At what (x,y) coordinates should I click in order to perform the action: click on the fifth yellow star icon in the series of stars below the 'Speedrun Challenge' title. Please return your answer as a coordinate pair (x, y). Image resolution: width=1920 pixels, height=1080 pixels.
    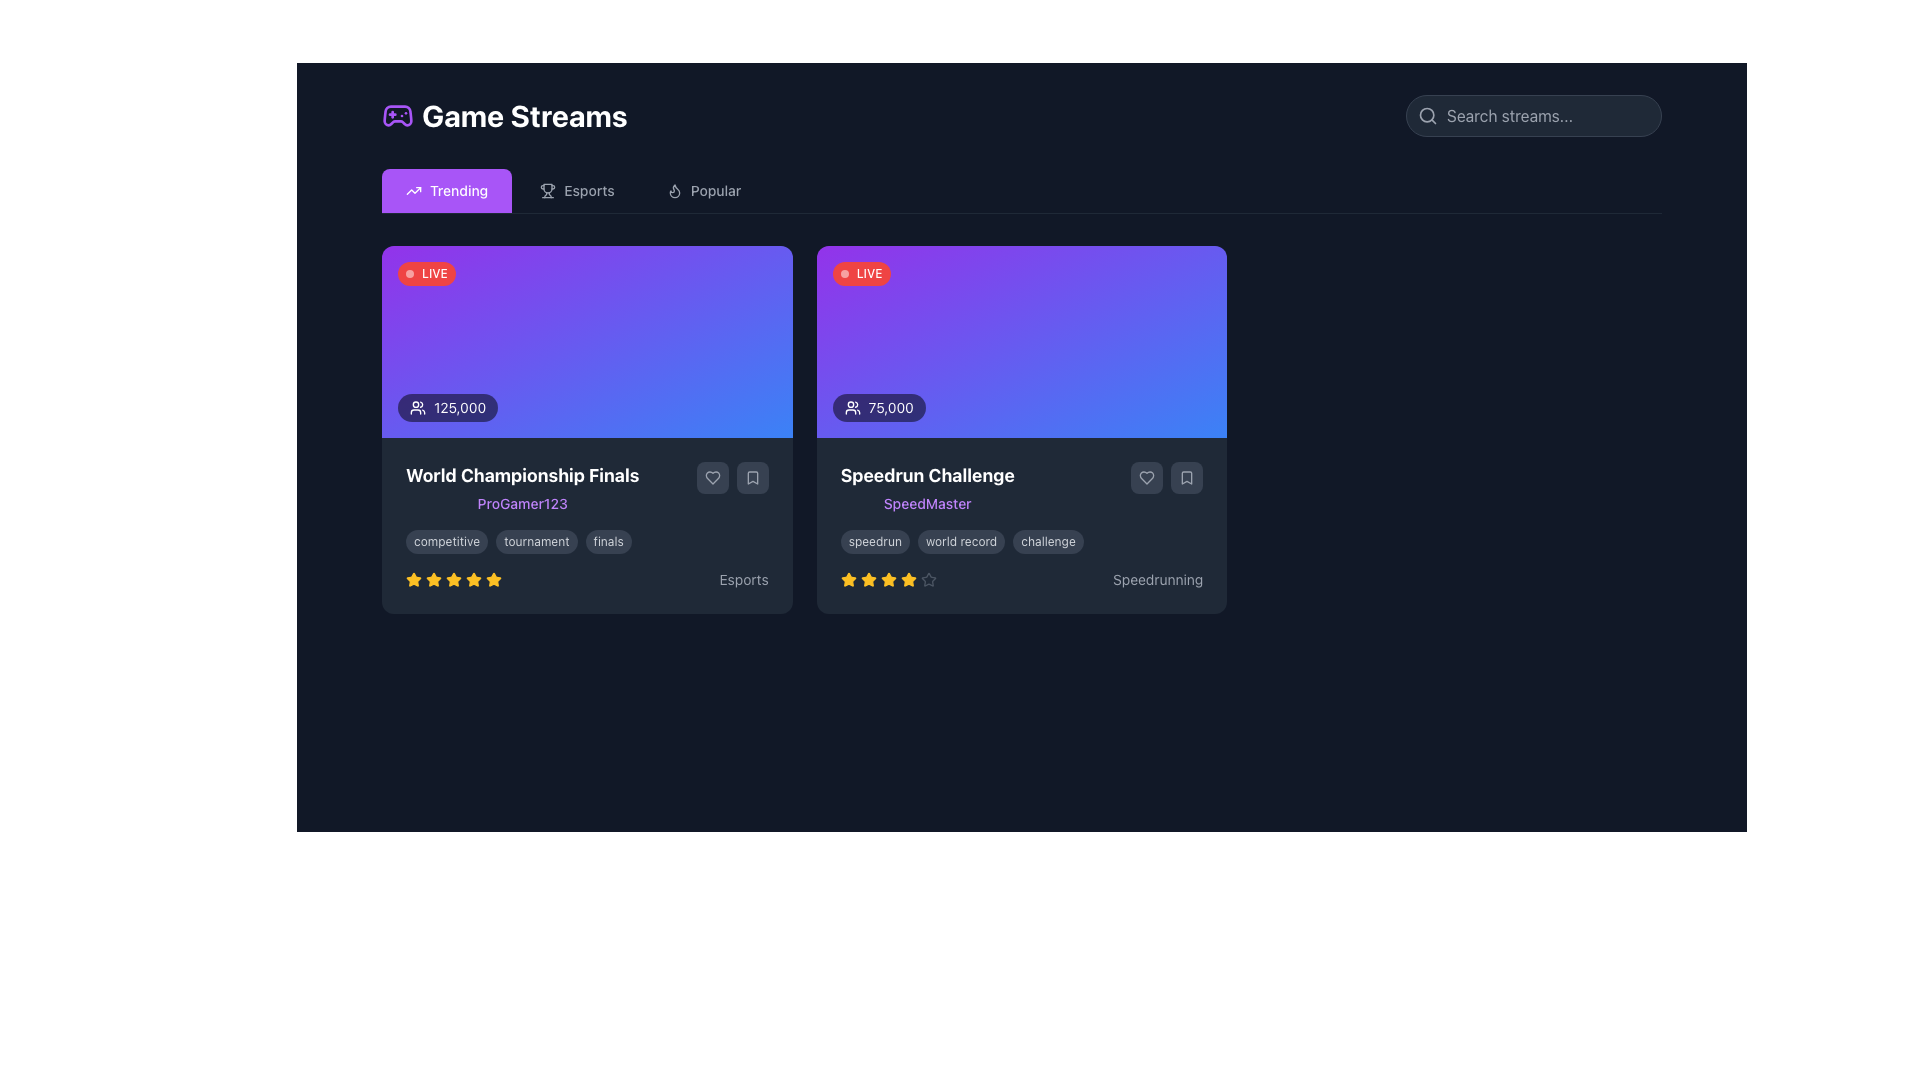
    Looking at the image, I should click on (907, 579).